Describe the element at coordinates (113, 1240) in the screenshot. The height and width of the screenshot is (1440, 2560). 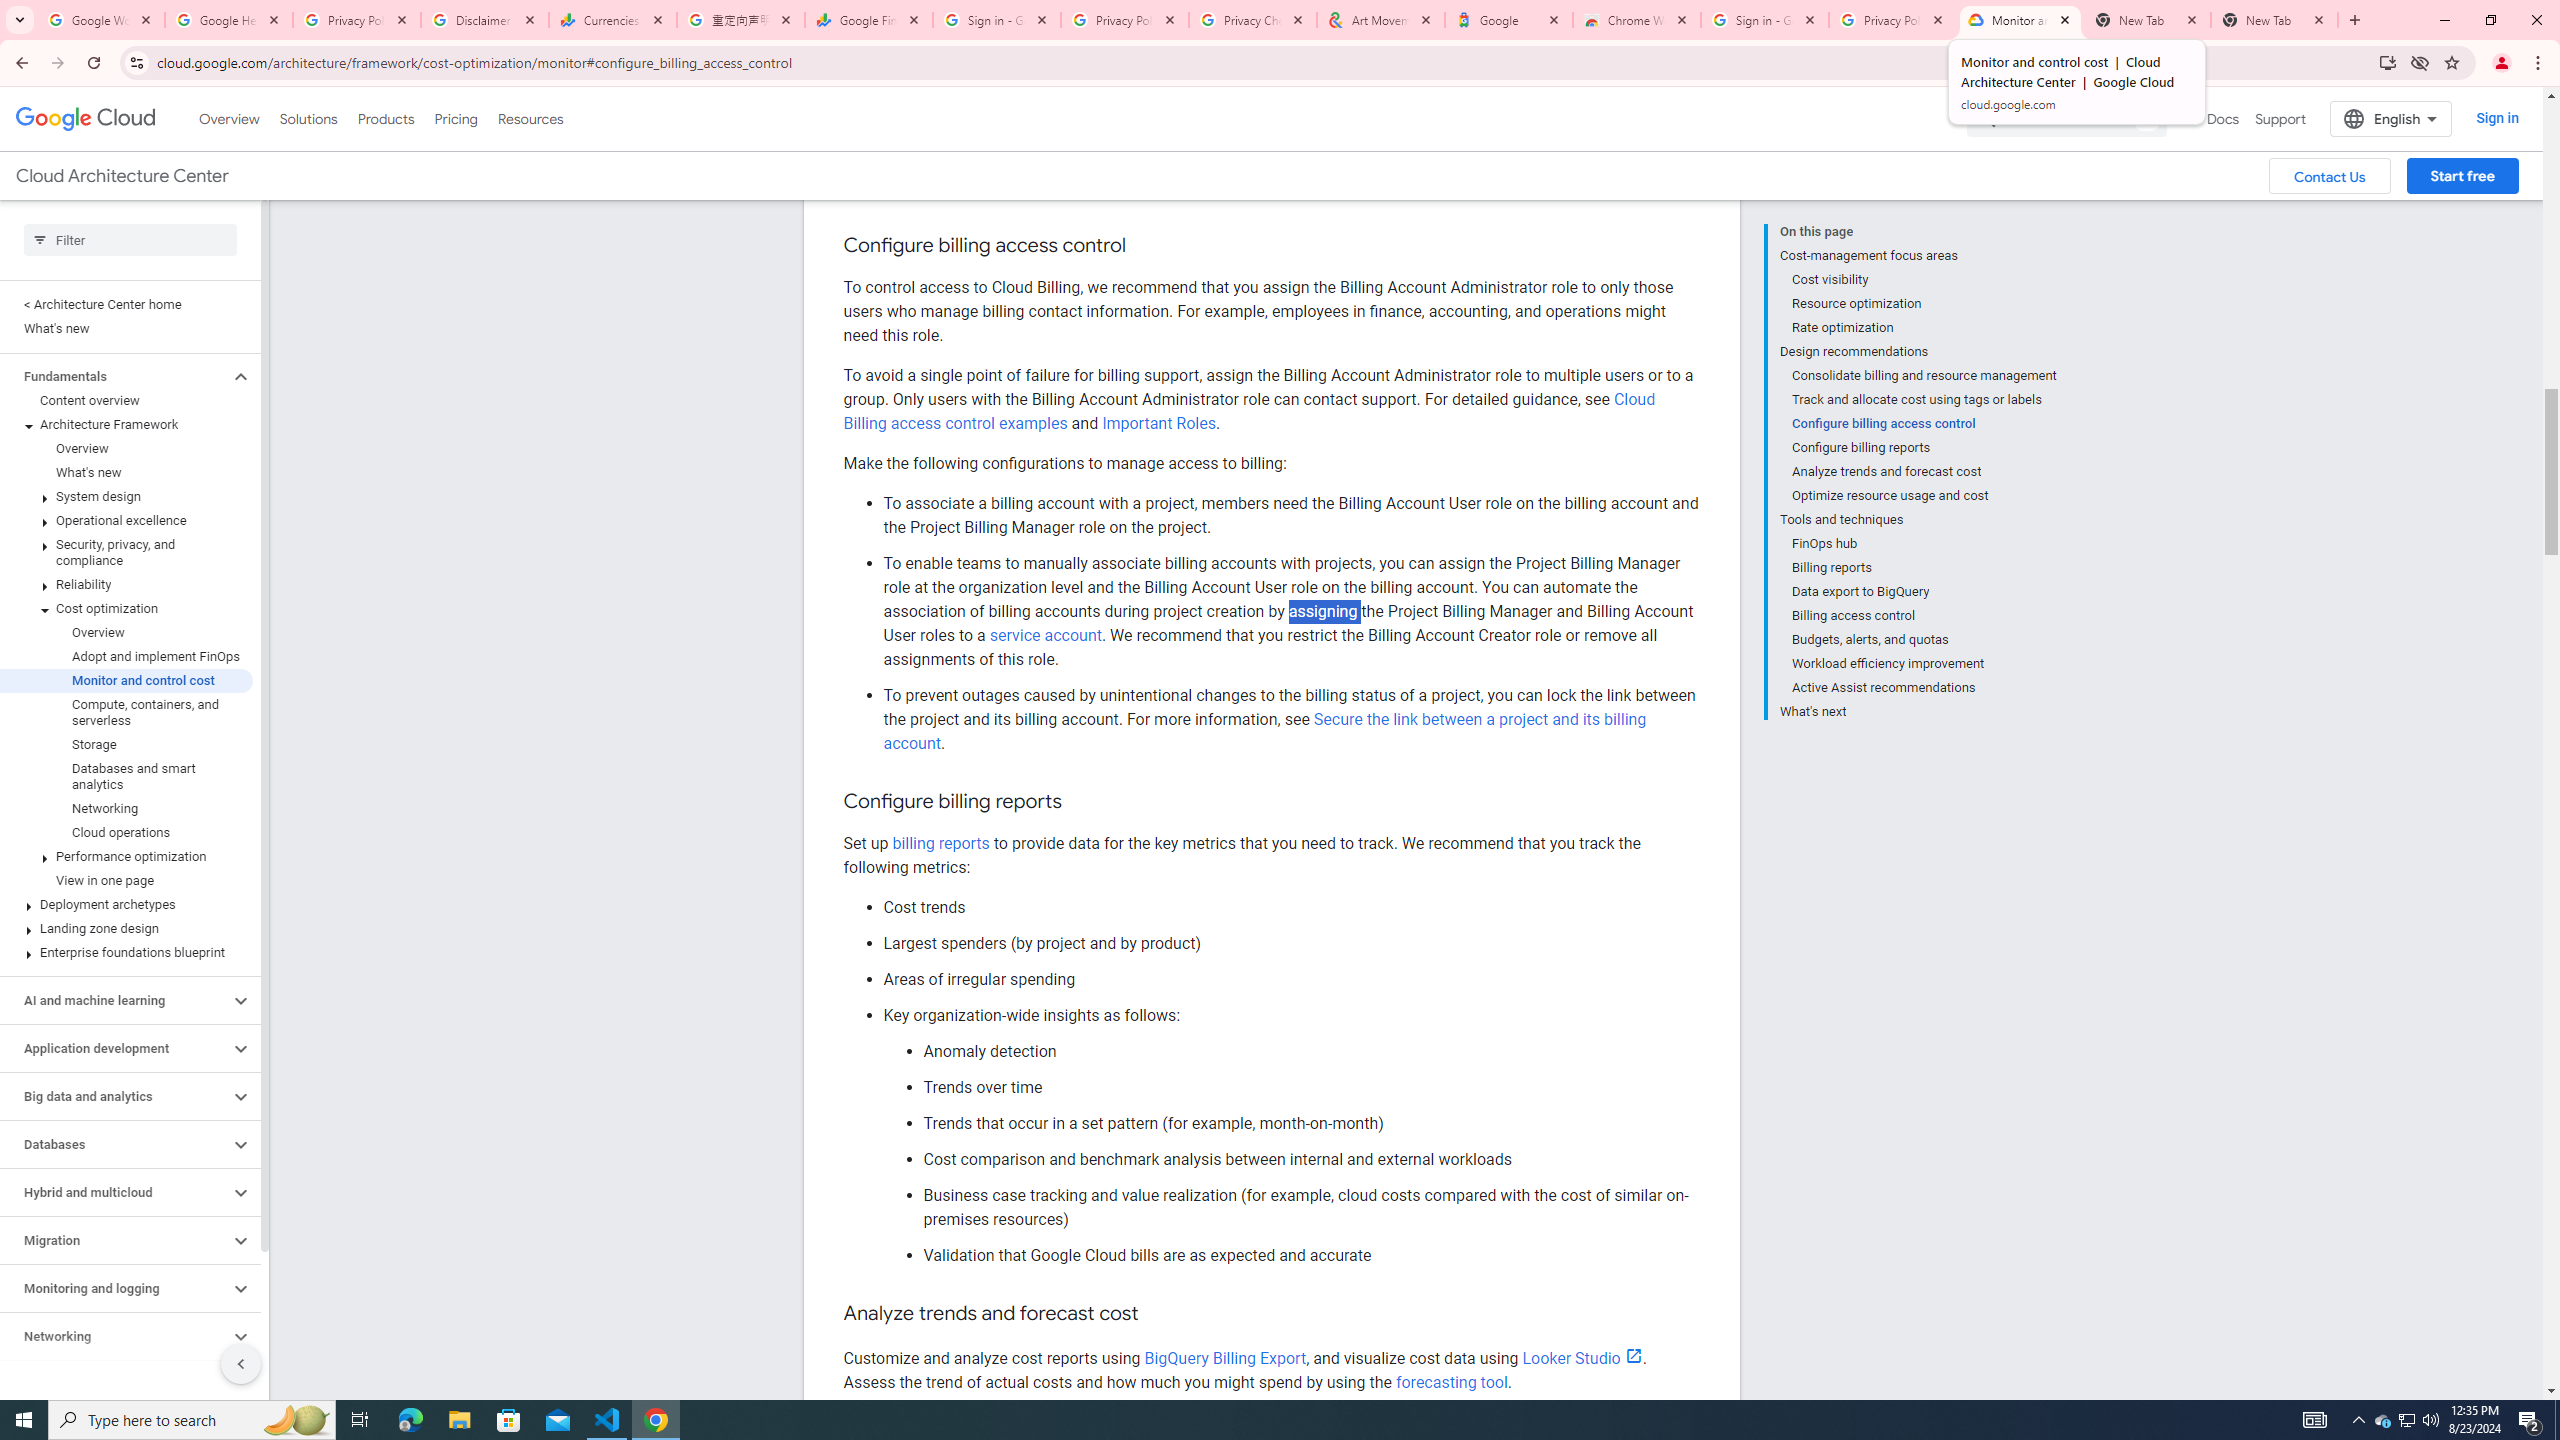
I see `'Migration'` at that location.